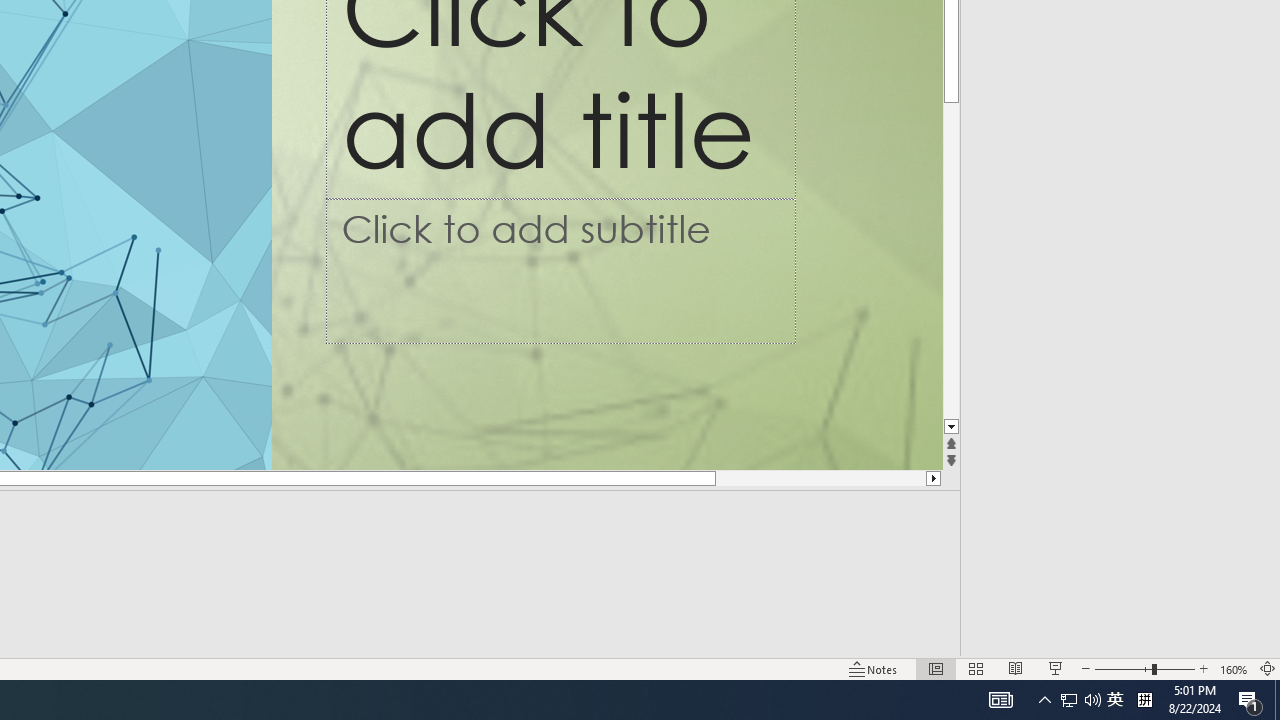 The width and height of the screenshot is (1280, 720). What do you see at coordinates (1233, 669) in the screenshot?
I see `'Zoom 160%'` at bounding box center [1233, 669].